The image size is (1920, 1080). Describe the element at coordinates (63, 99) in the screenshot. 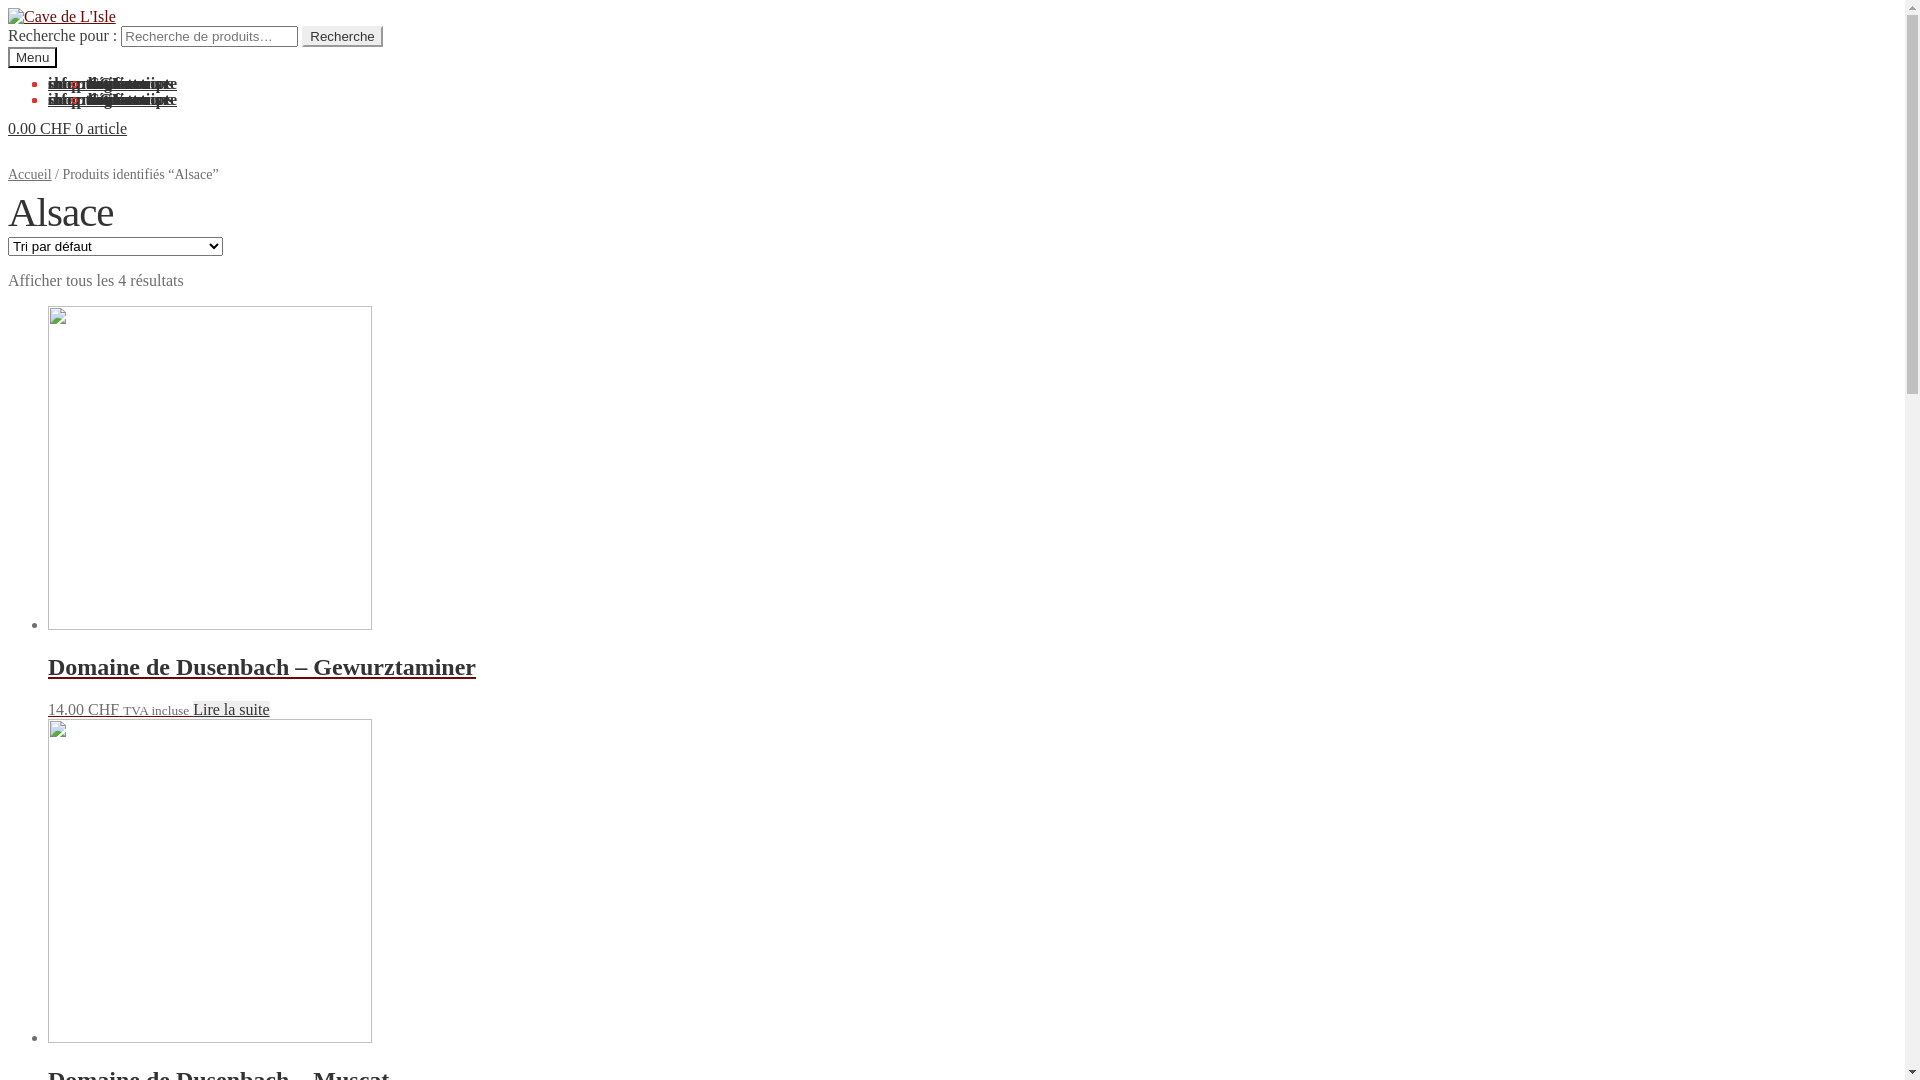

I see `'shop'` at that location.